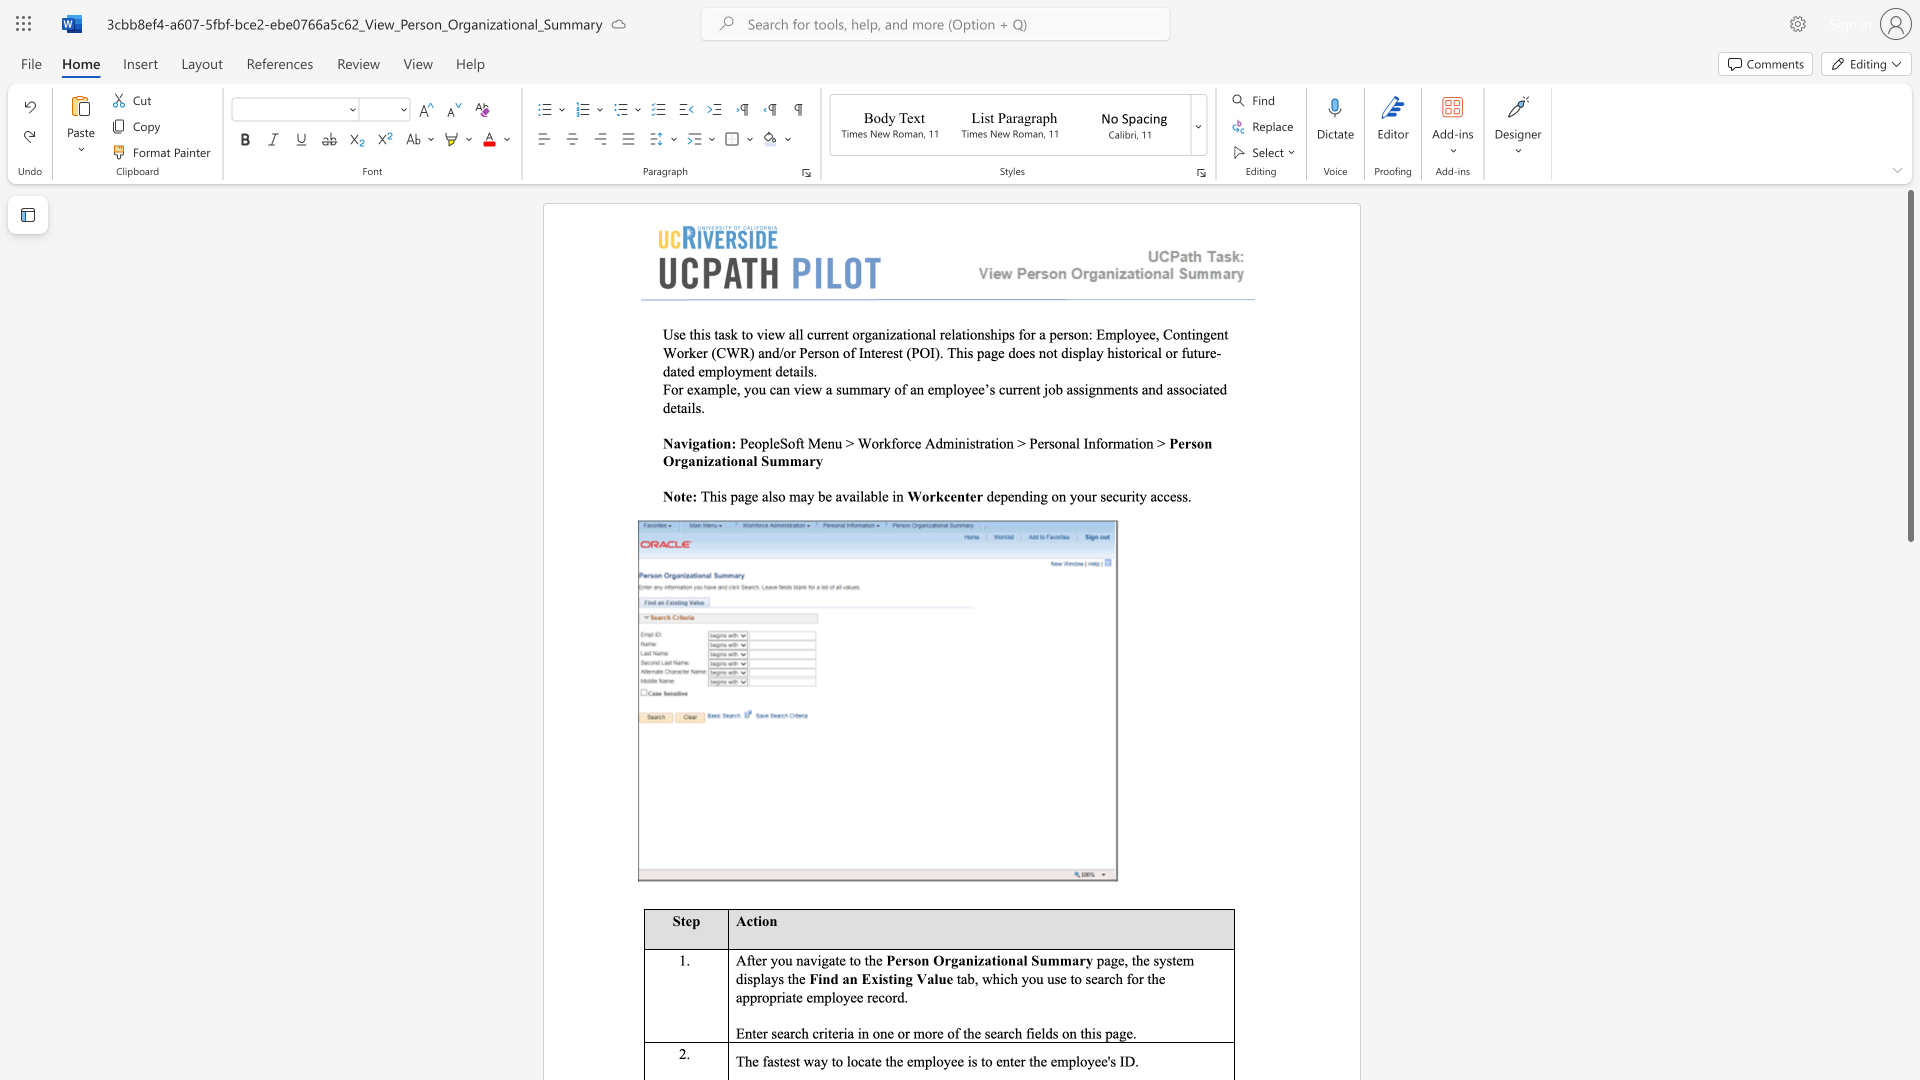 The height and width of the screenshot is (1080, 1920). Describe the element at coordinates (709, 495) in the screenshot. I see `the subset text "his page als" within the text "This page also may be available in"` at that location.